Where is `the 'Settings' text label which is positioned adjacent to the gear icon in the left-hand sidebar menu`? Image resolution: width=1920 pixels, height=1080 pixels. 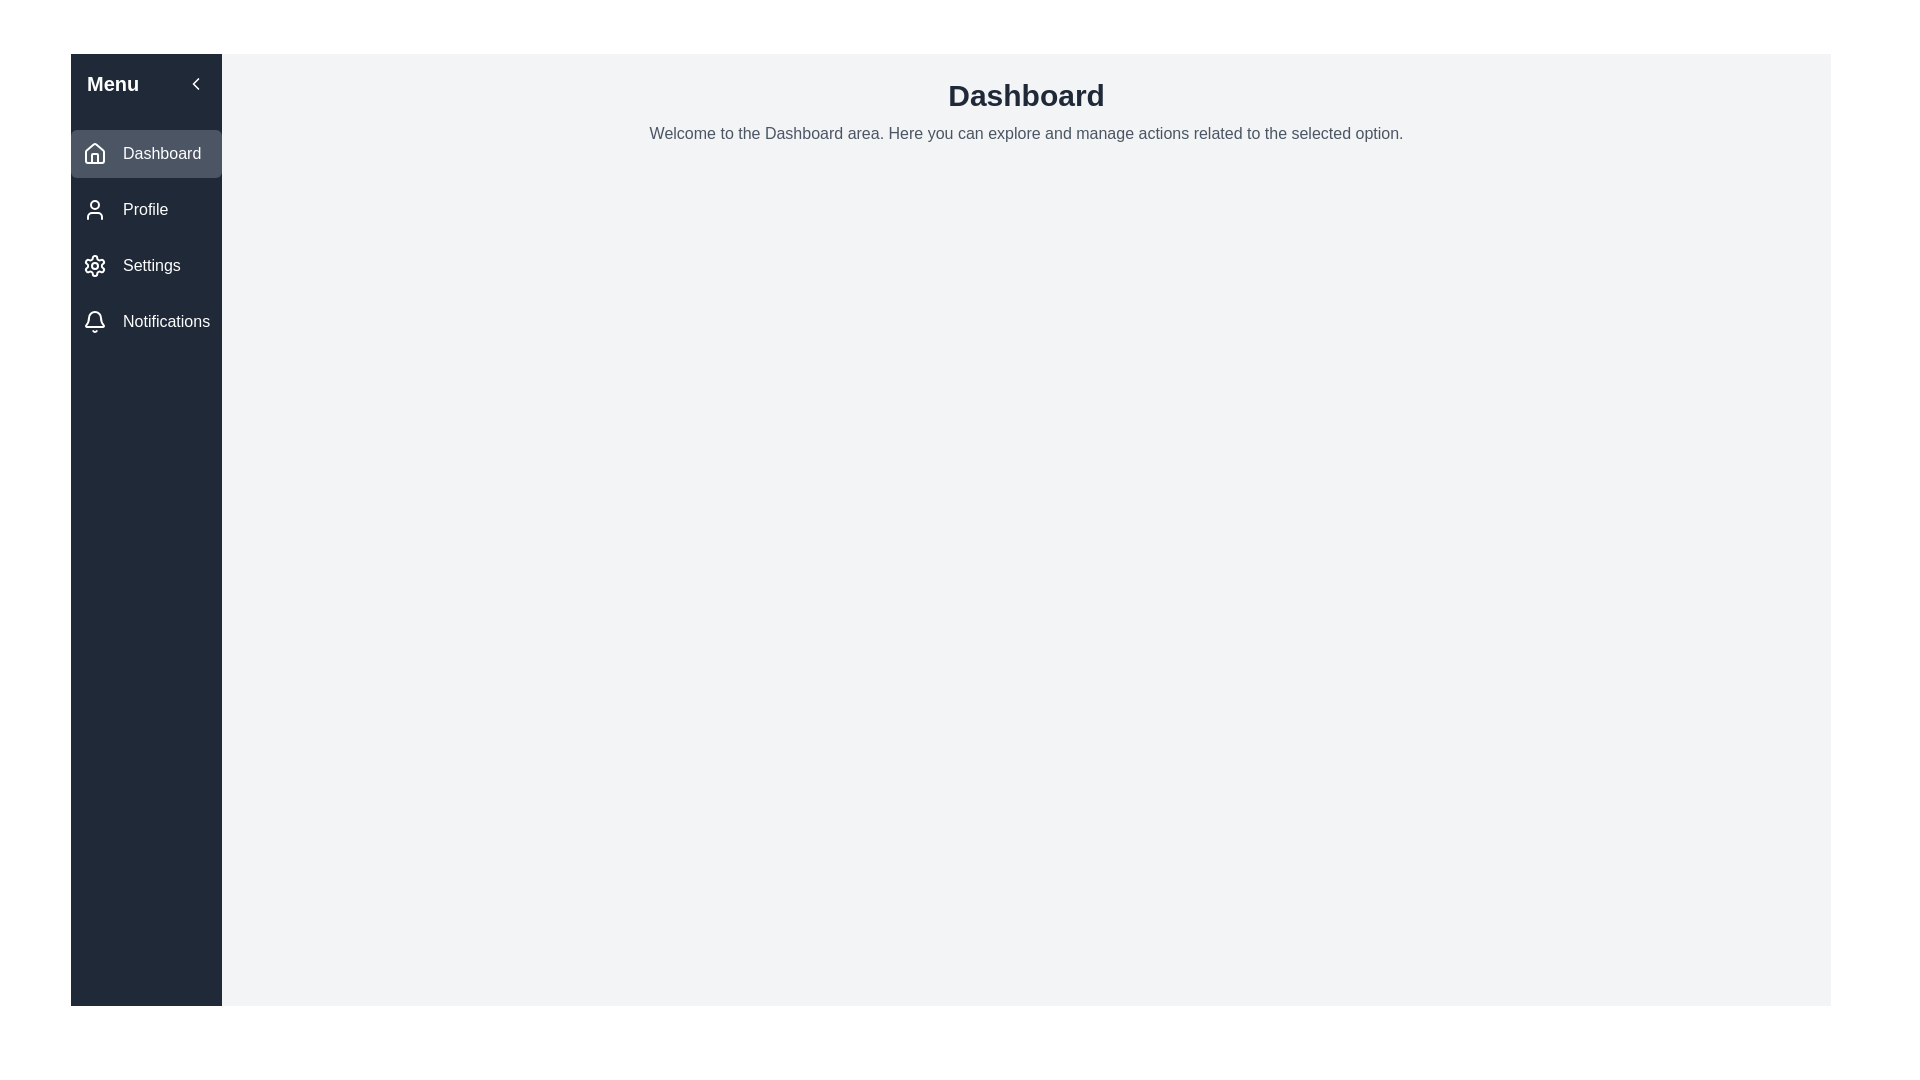
the 'Settings' text label which is positioned adjacent to the gear icon in the left-hand sidebar menu is located at coordinates (150, 265).